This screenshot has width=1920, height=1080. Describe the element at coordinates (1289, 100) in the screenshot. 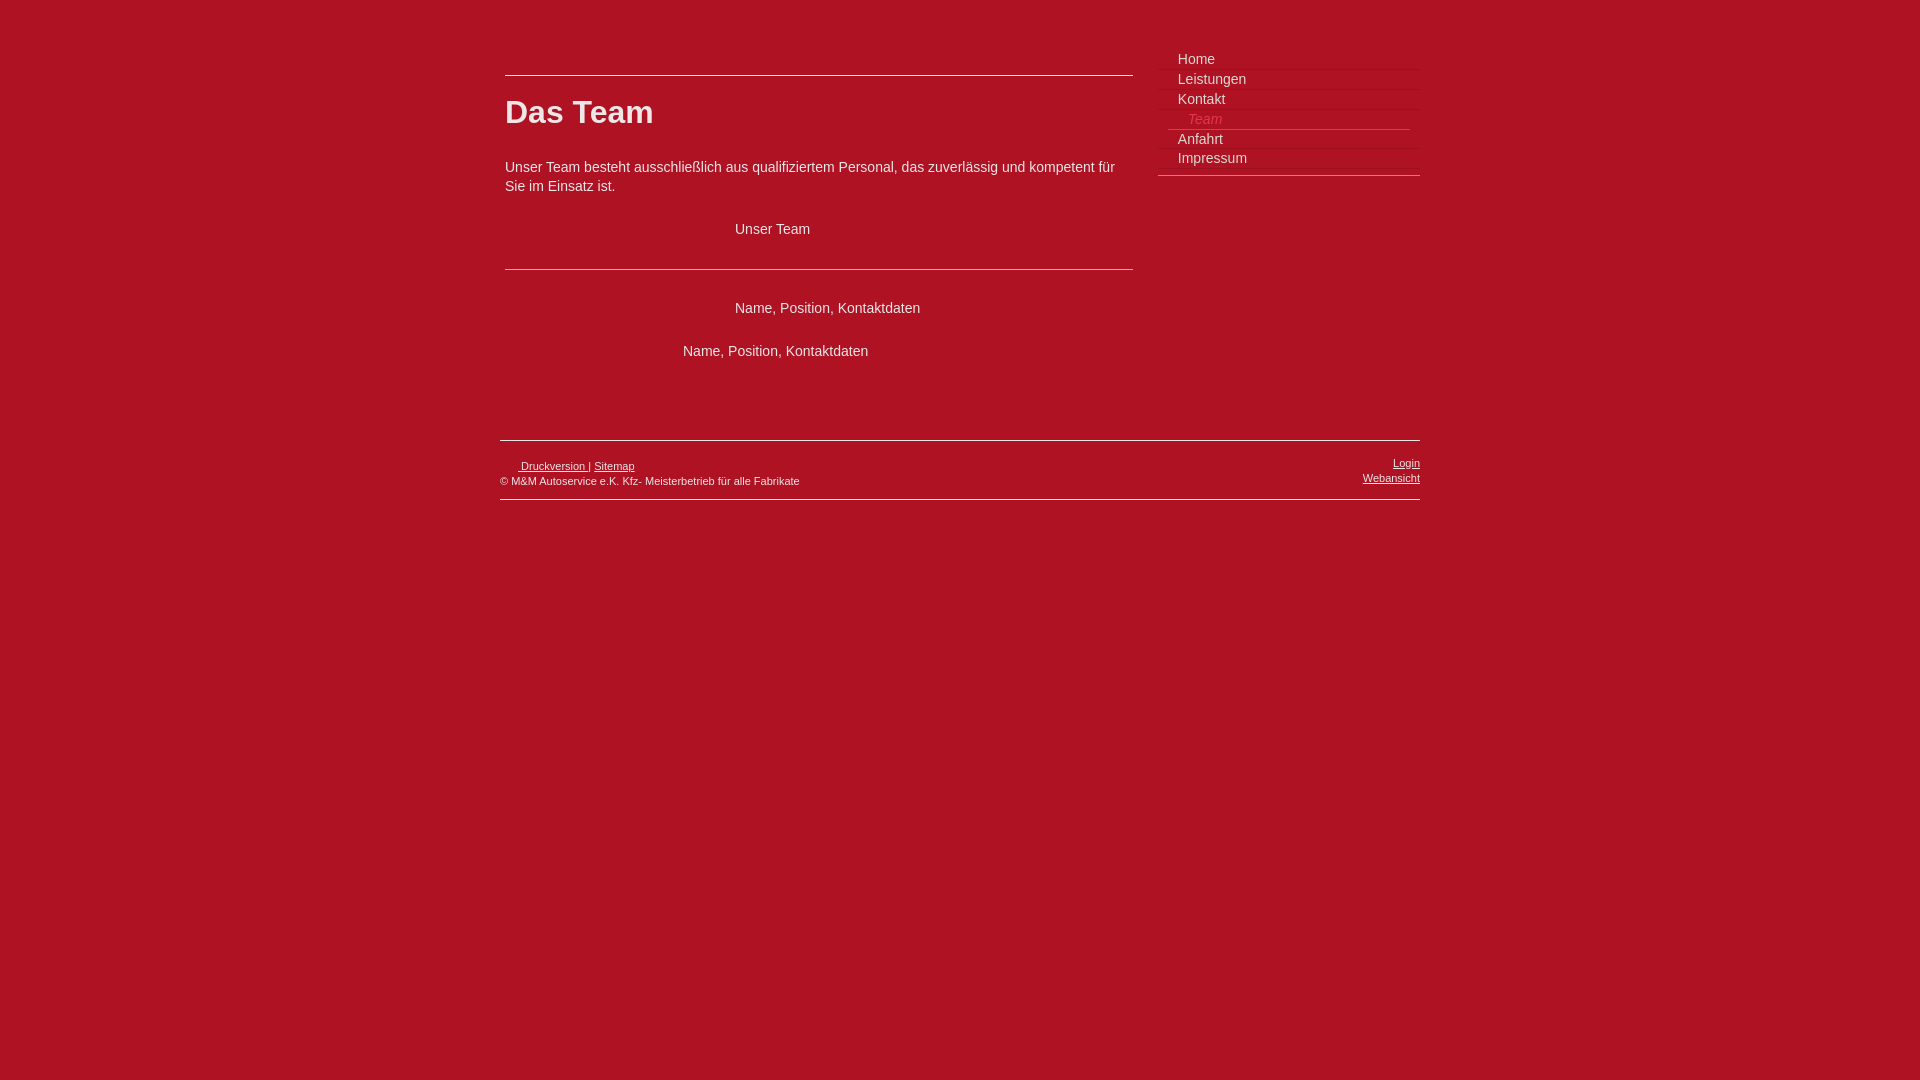

I see `'Kontakt'` at that location.